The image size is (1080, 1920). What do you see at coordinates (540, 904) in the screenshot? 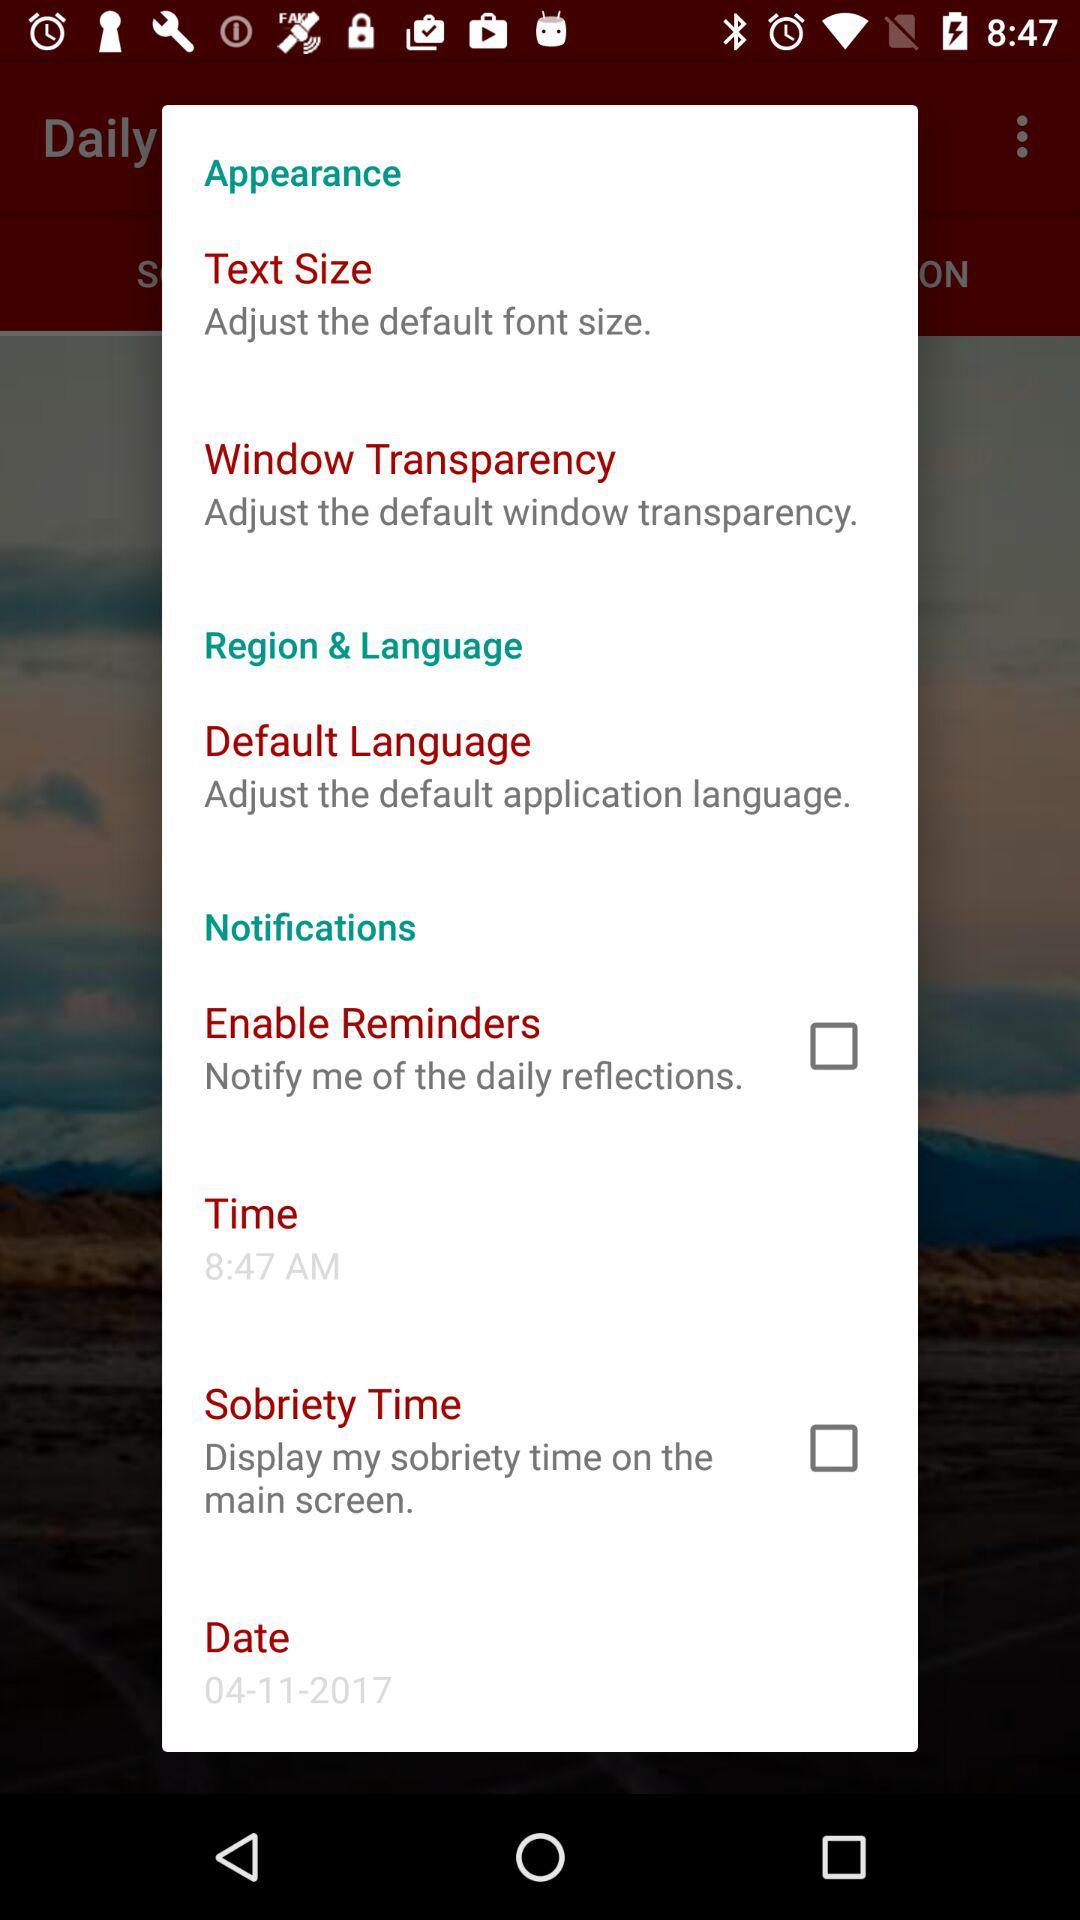
I see `notifications` at bounding box center [540, 904].